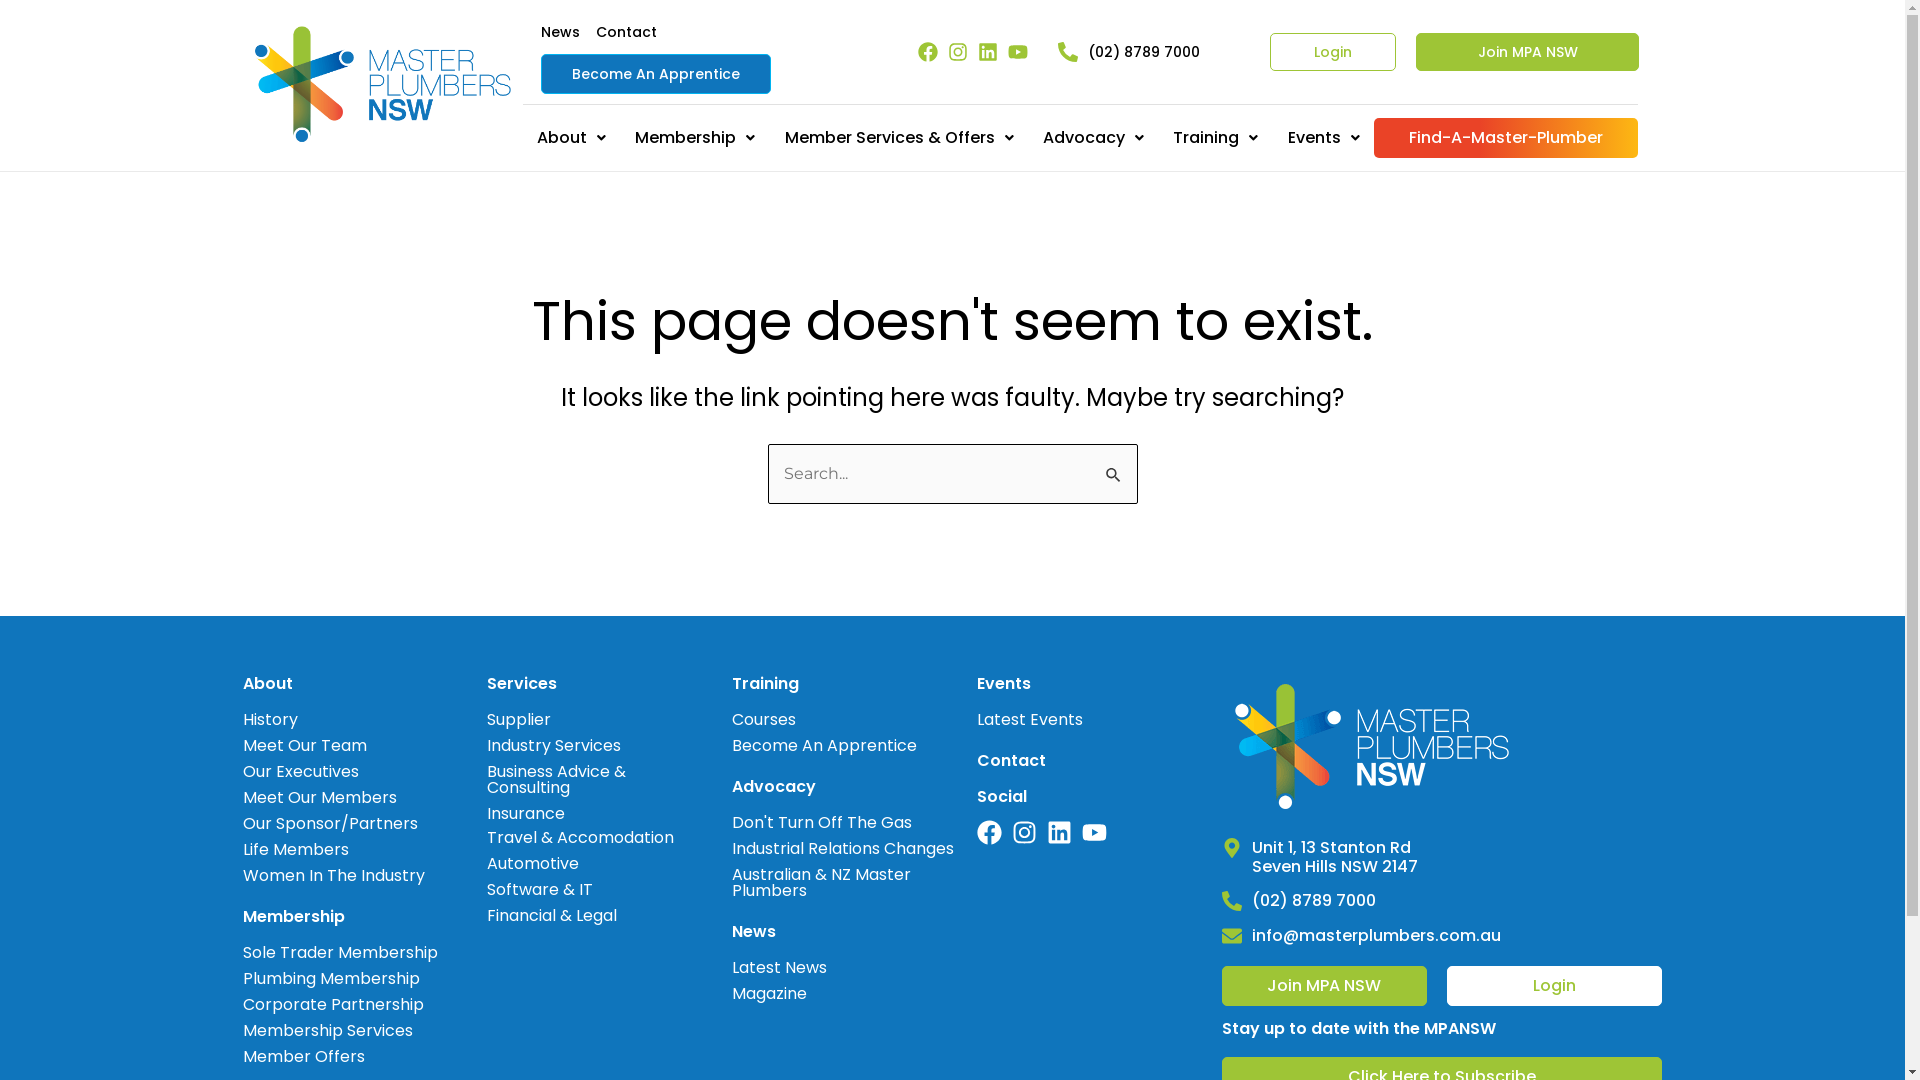 This screenshot has height=1080, width=1920. Describe the element at coordinates (824, 720) in the screenshot. I see `'Courses'` at that location.